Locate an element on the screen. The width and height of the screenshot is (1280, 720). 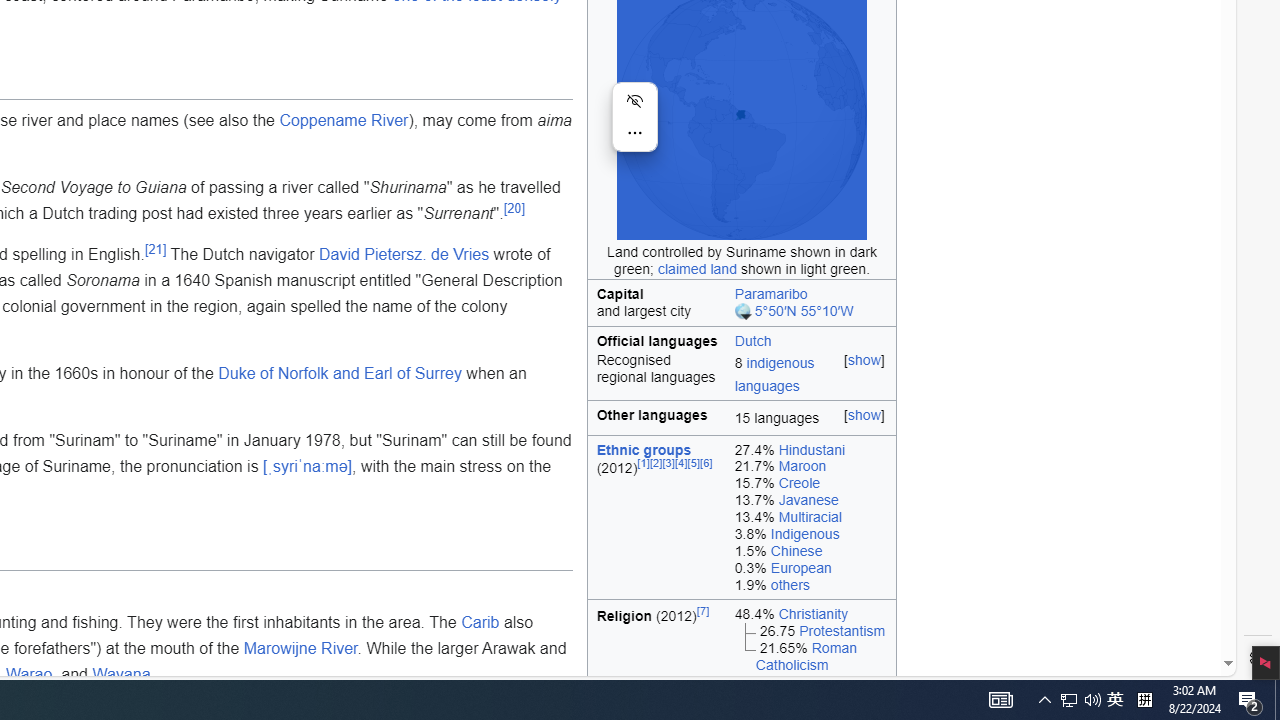
'[6]' is located at coordinates (706, 463).